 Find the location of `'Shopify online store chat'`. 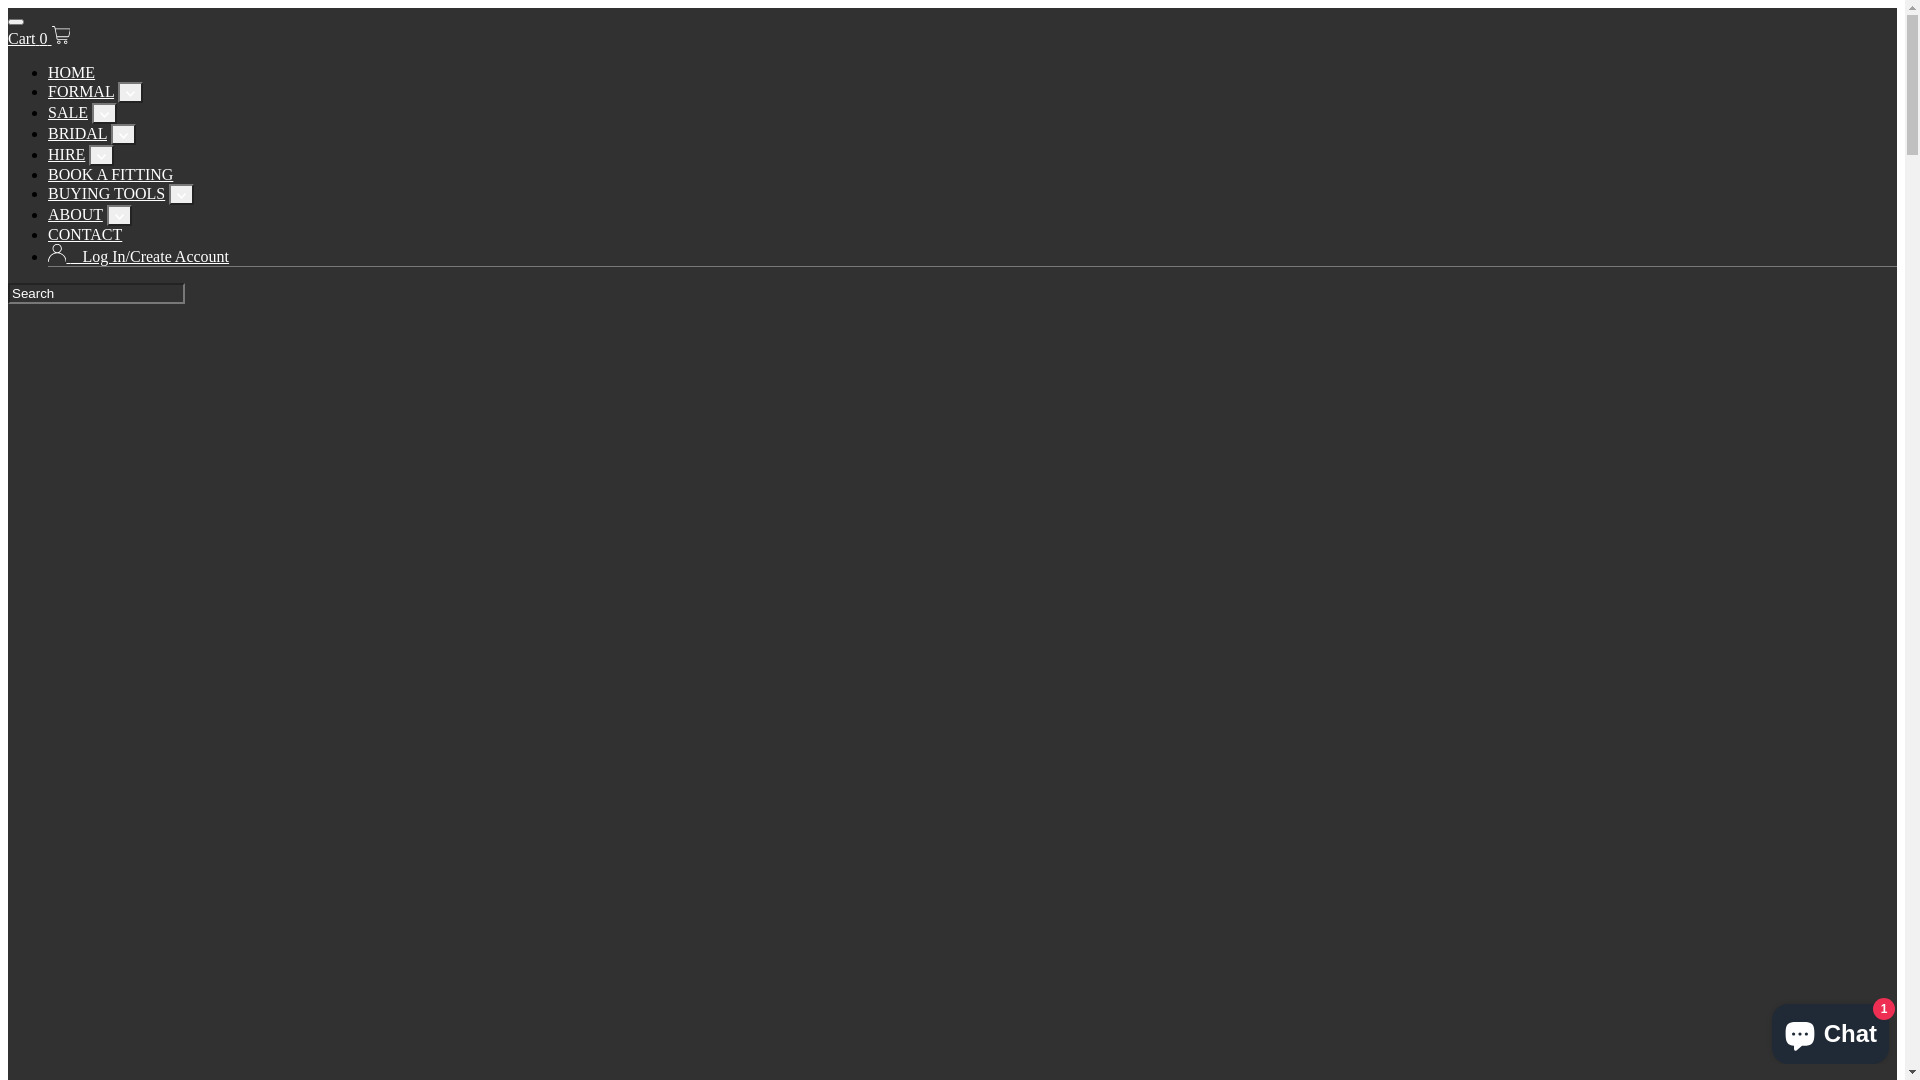

'Shopify online store chat' is located at coordinates (1830, 1029).